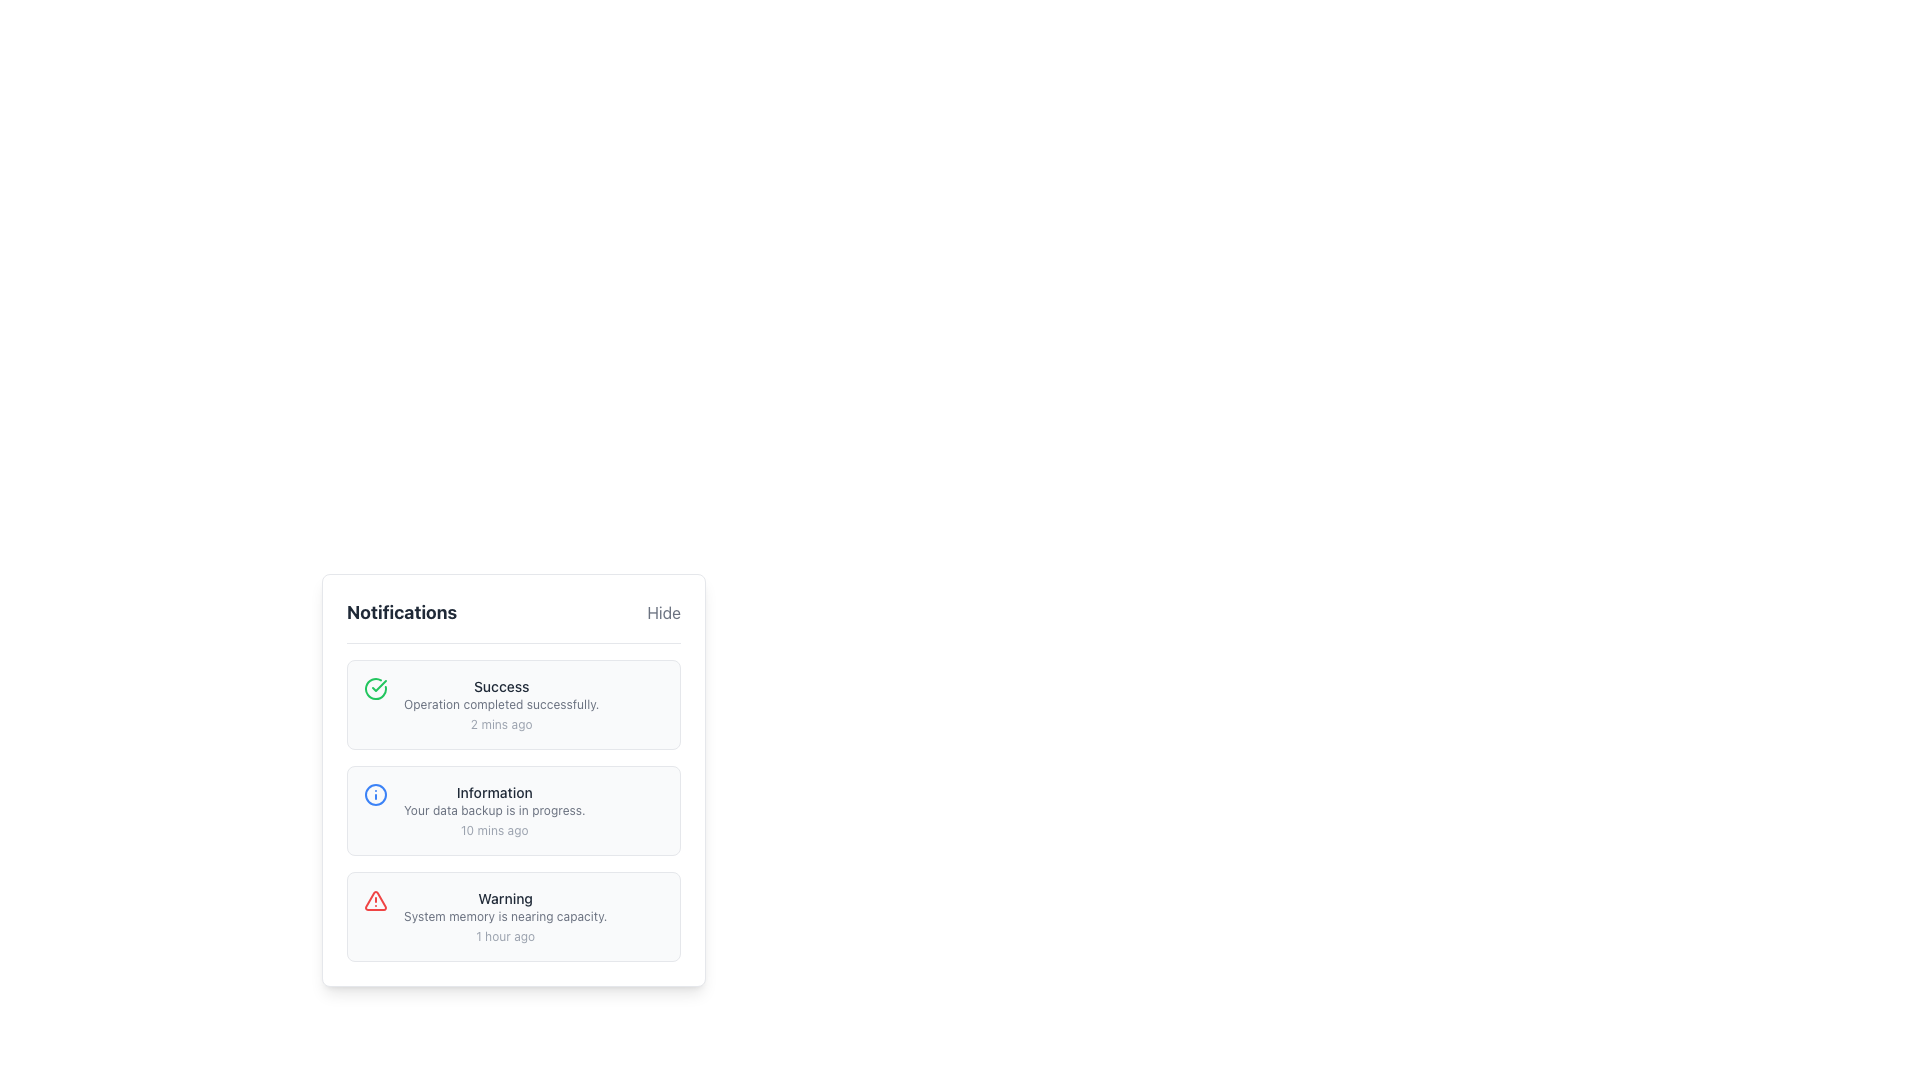 This screenshot has height=1080, width=1920. Describe the element at coordinates (375, 793) in the screenshot. I see `the blue circular decorative element within the 'Information' notification card, which is part of the SVG icon set located at the leftmost side of the card` at that location.